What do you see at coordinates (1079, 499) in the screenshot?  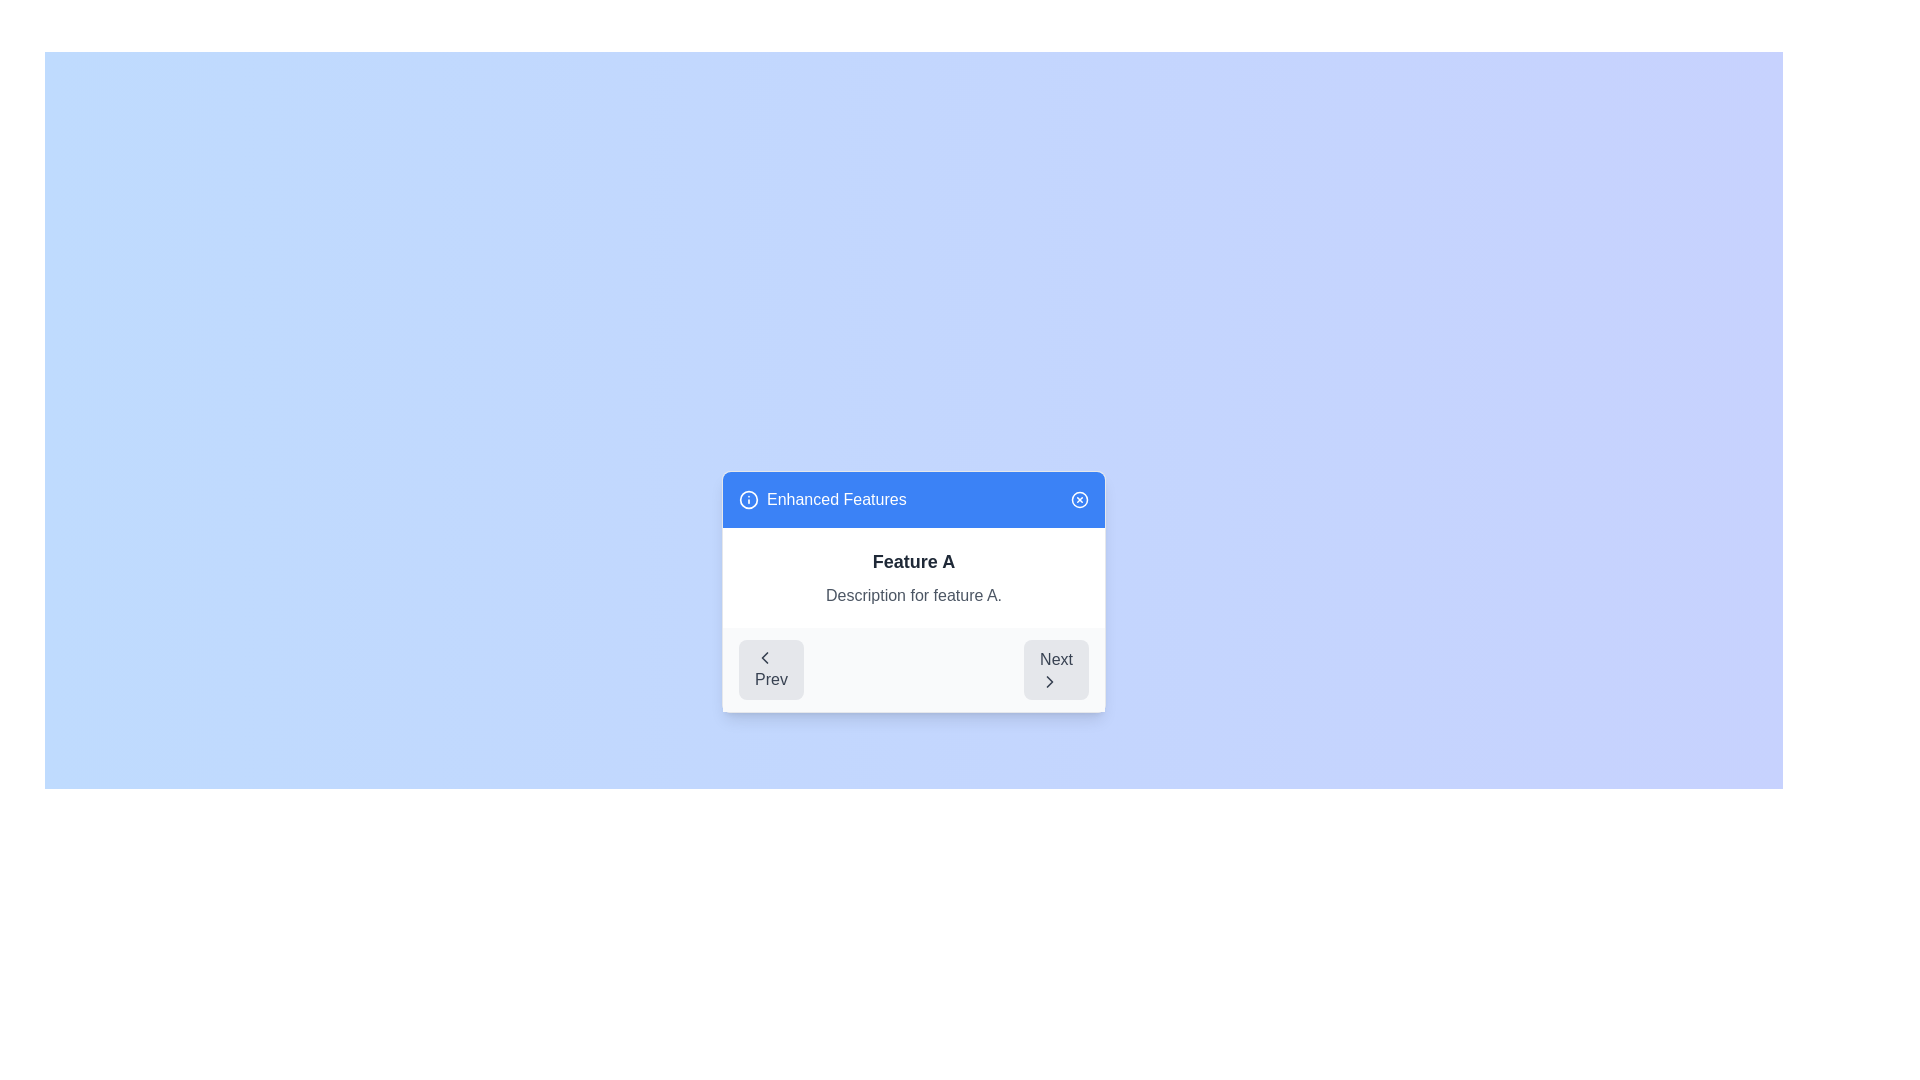 I see `the inner circular portion of the icon group labeled 'Enhanced Features' located at the top-right corner of the blue header` at bounding box center [1079, 499].